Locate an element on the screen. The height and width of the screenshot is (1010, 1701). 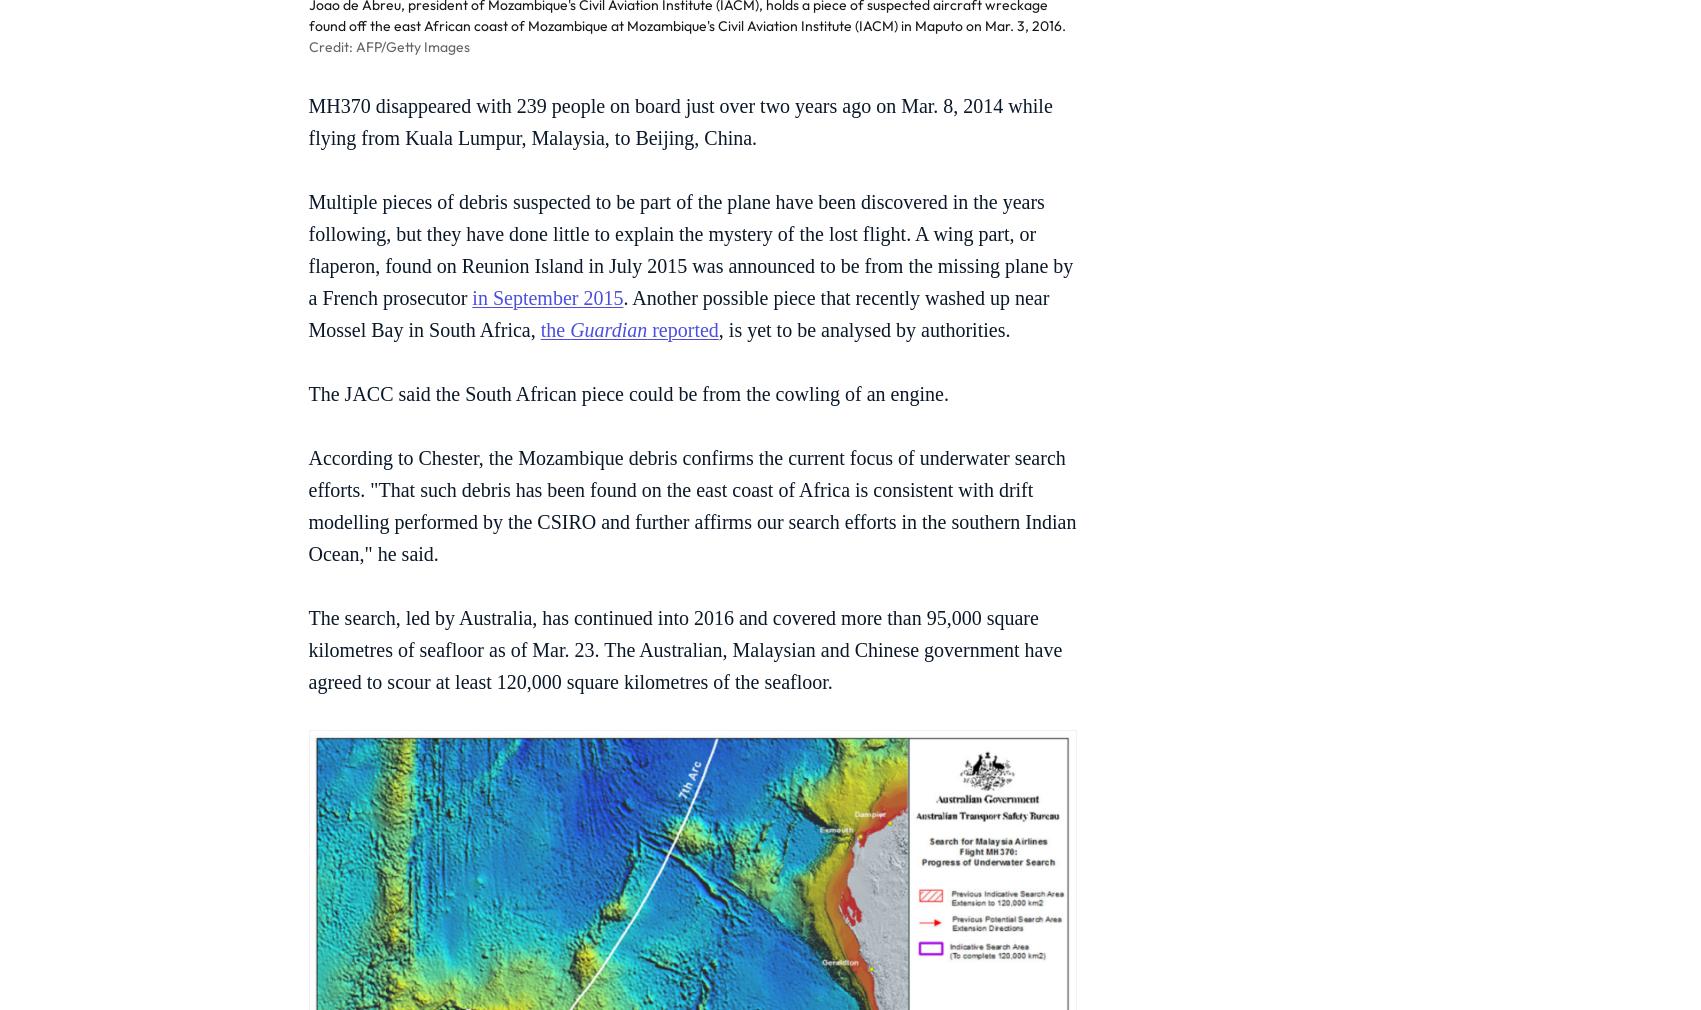
'Guardian' is located at coordinates (608, 329).